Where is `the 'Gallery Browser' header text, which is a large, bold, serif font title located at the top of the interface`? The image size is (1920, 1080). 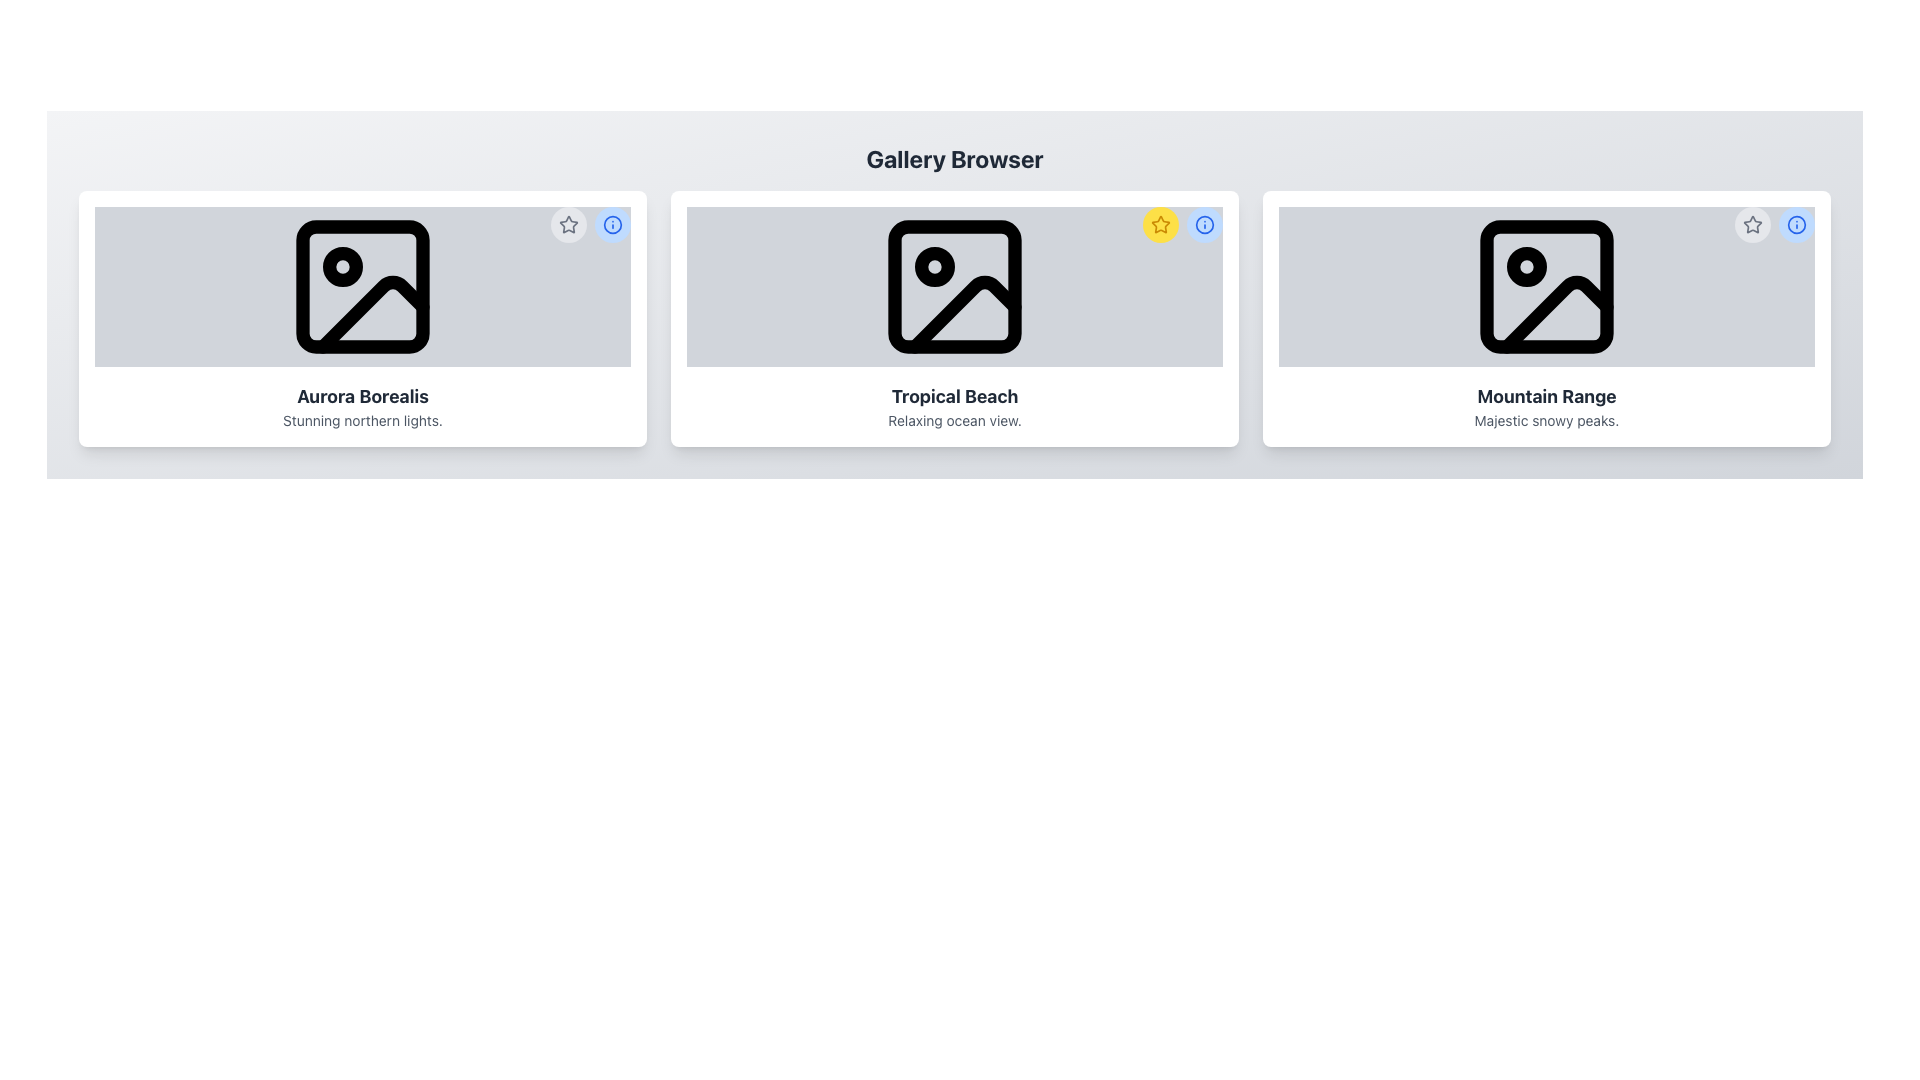 the 'Gallery Browser' header text, which is a large, bold, serif font title located at the top of the interface is located at coordinates (954, 157).